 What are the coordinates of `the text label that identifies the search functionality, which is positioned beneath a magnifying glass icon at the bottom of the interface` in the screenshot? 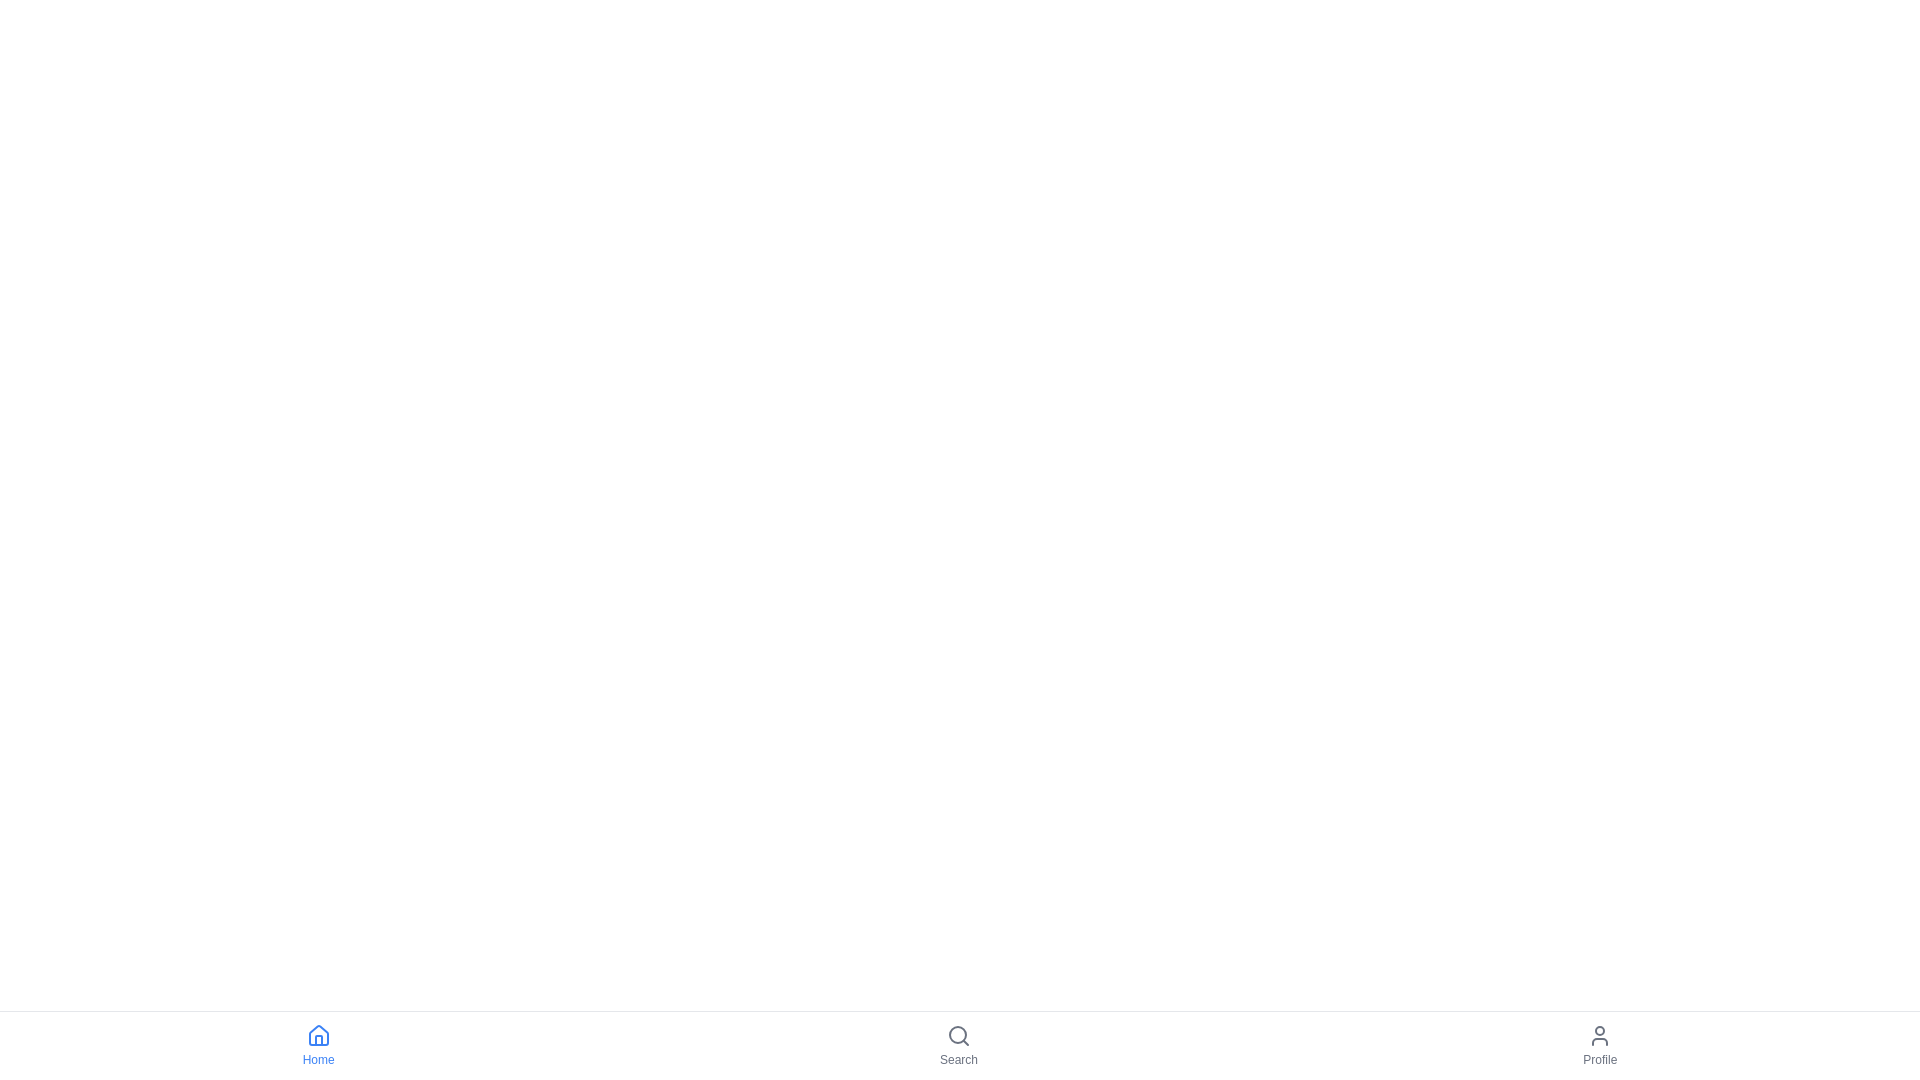 It's located at (958, 1059).